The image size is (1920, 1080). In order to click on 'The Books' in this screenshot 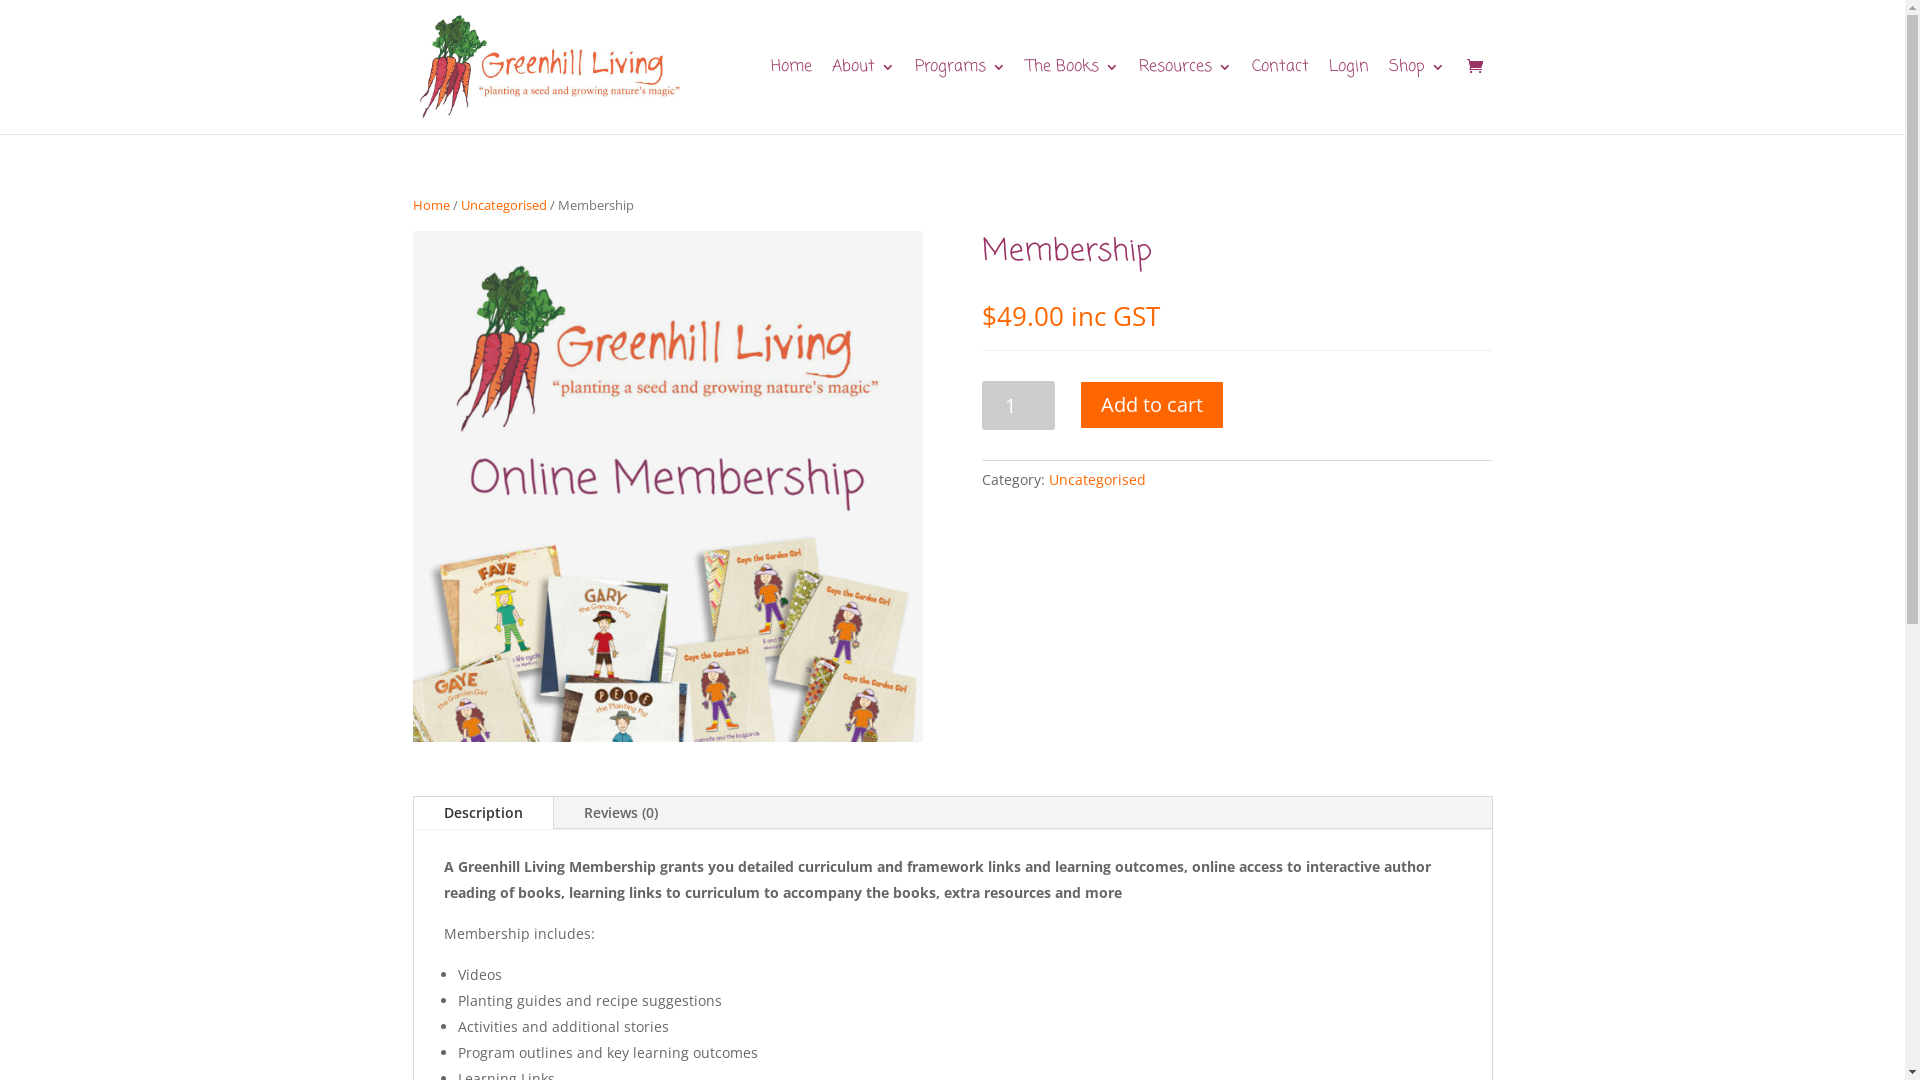, I will do `click(1026, 96)`.